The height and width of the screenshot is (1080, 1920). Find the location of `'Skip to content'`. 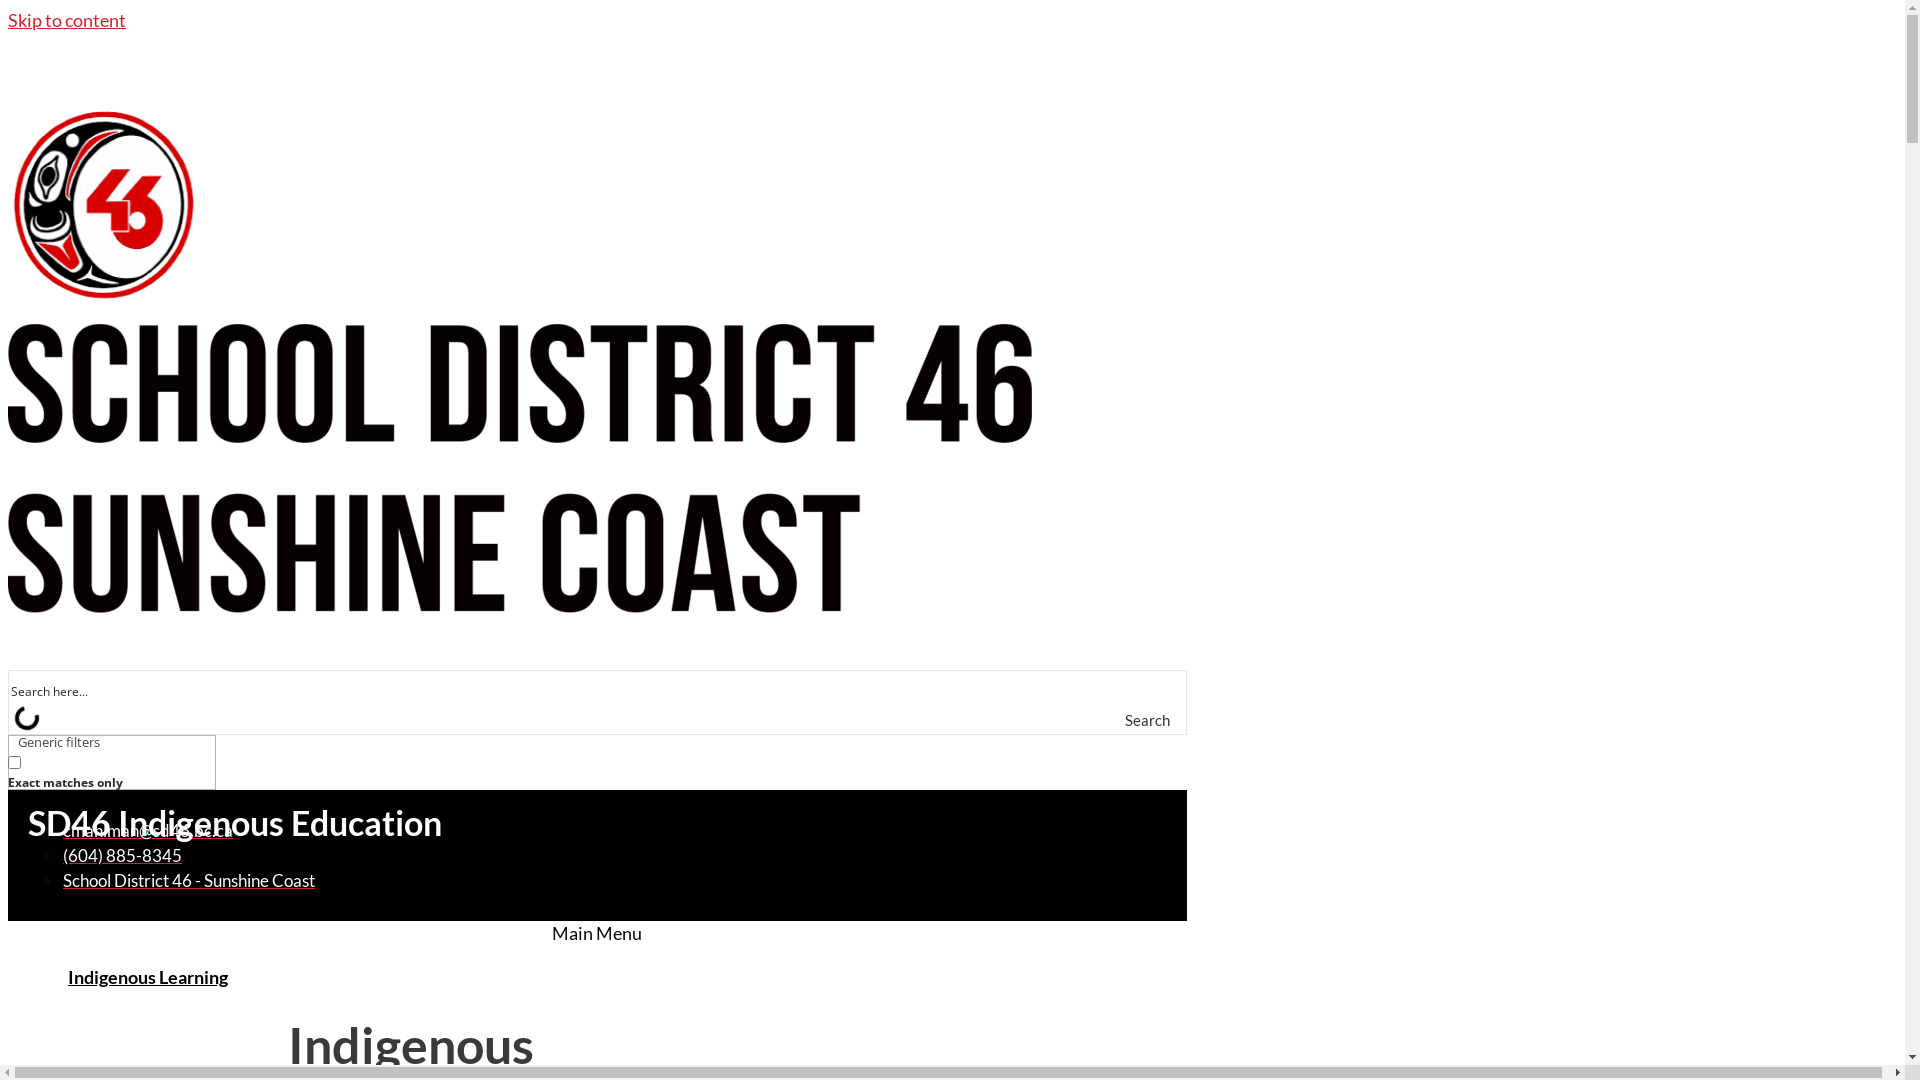

'Skip to content' is located at coordinates (8, 19).